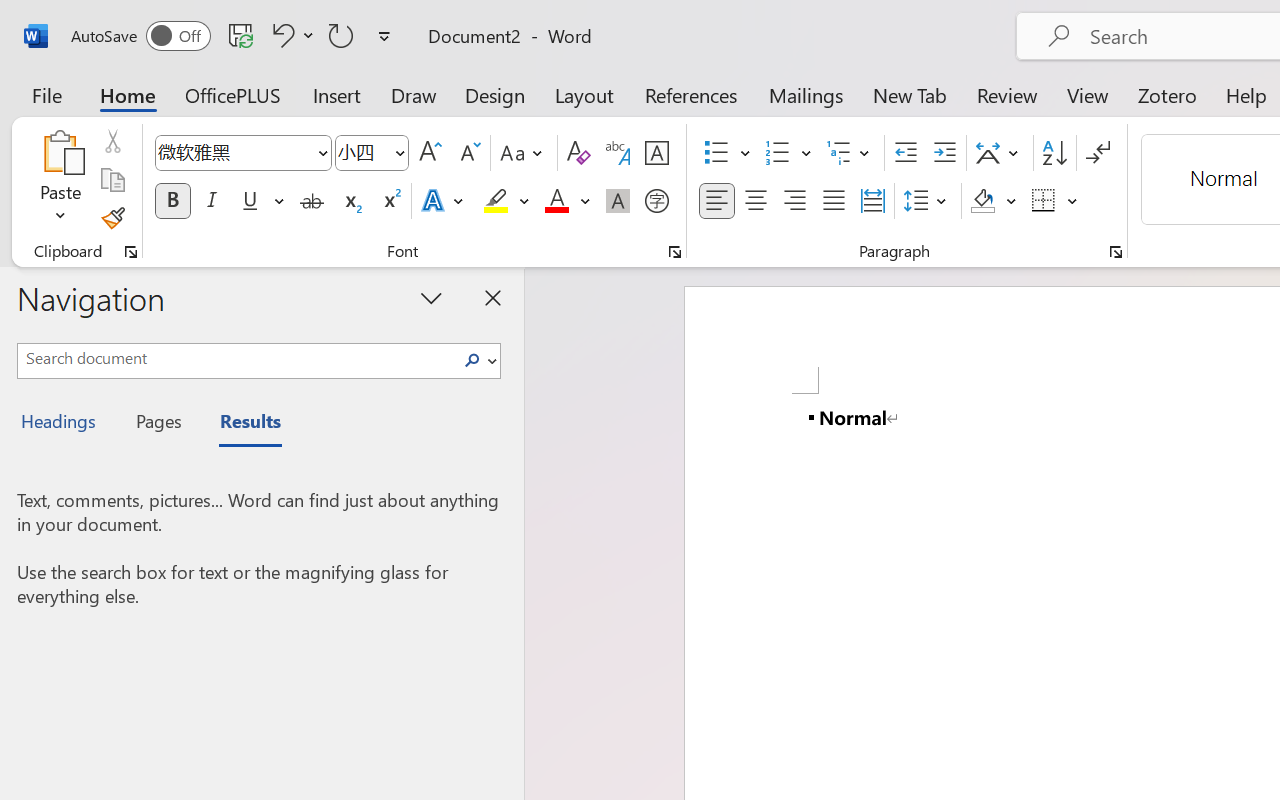 The image size is (1280, 800). Describe the element at coordinates (566, 201) in the screenshot. I see `'Font Color'` at that location.